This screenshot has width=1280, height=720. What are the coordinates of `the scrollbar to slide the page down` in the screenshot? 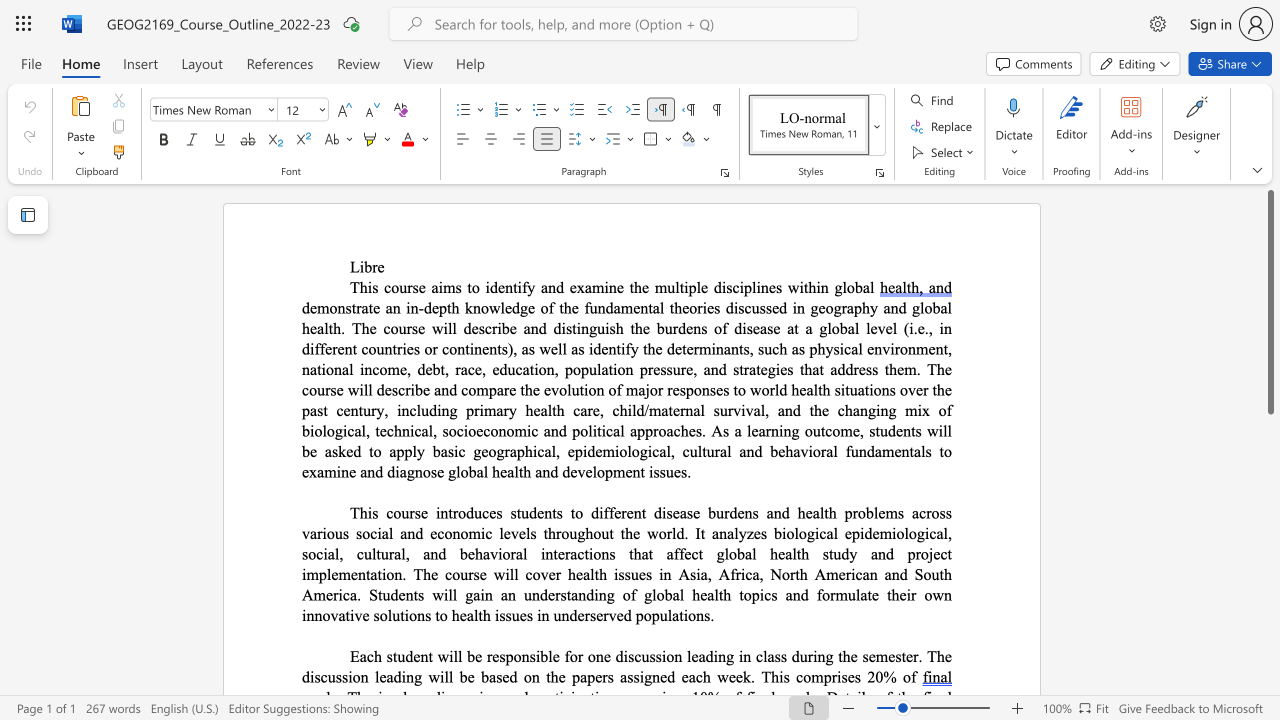 It's located at (1269, 560).